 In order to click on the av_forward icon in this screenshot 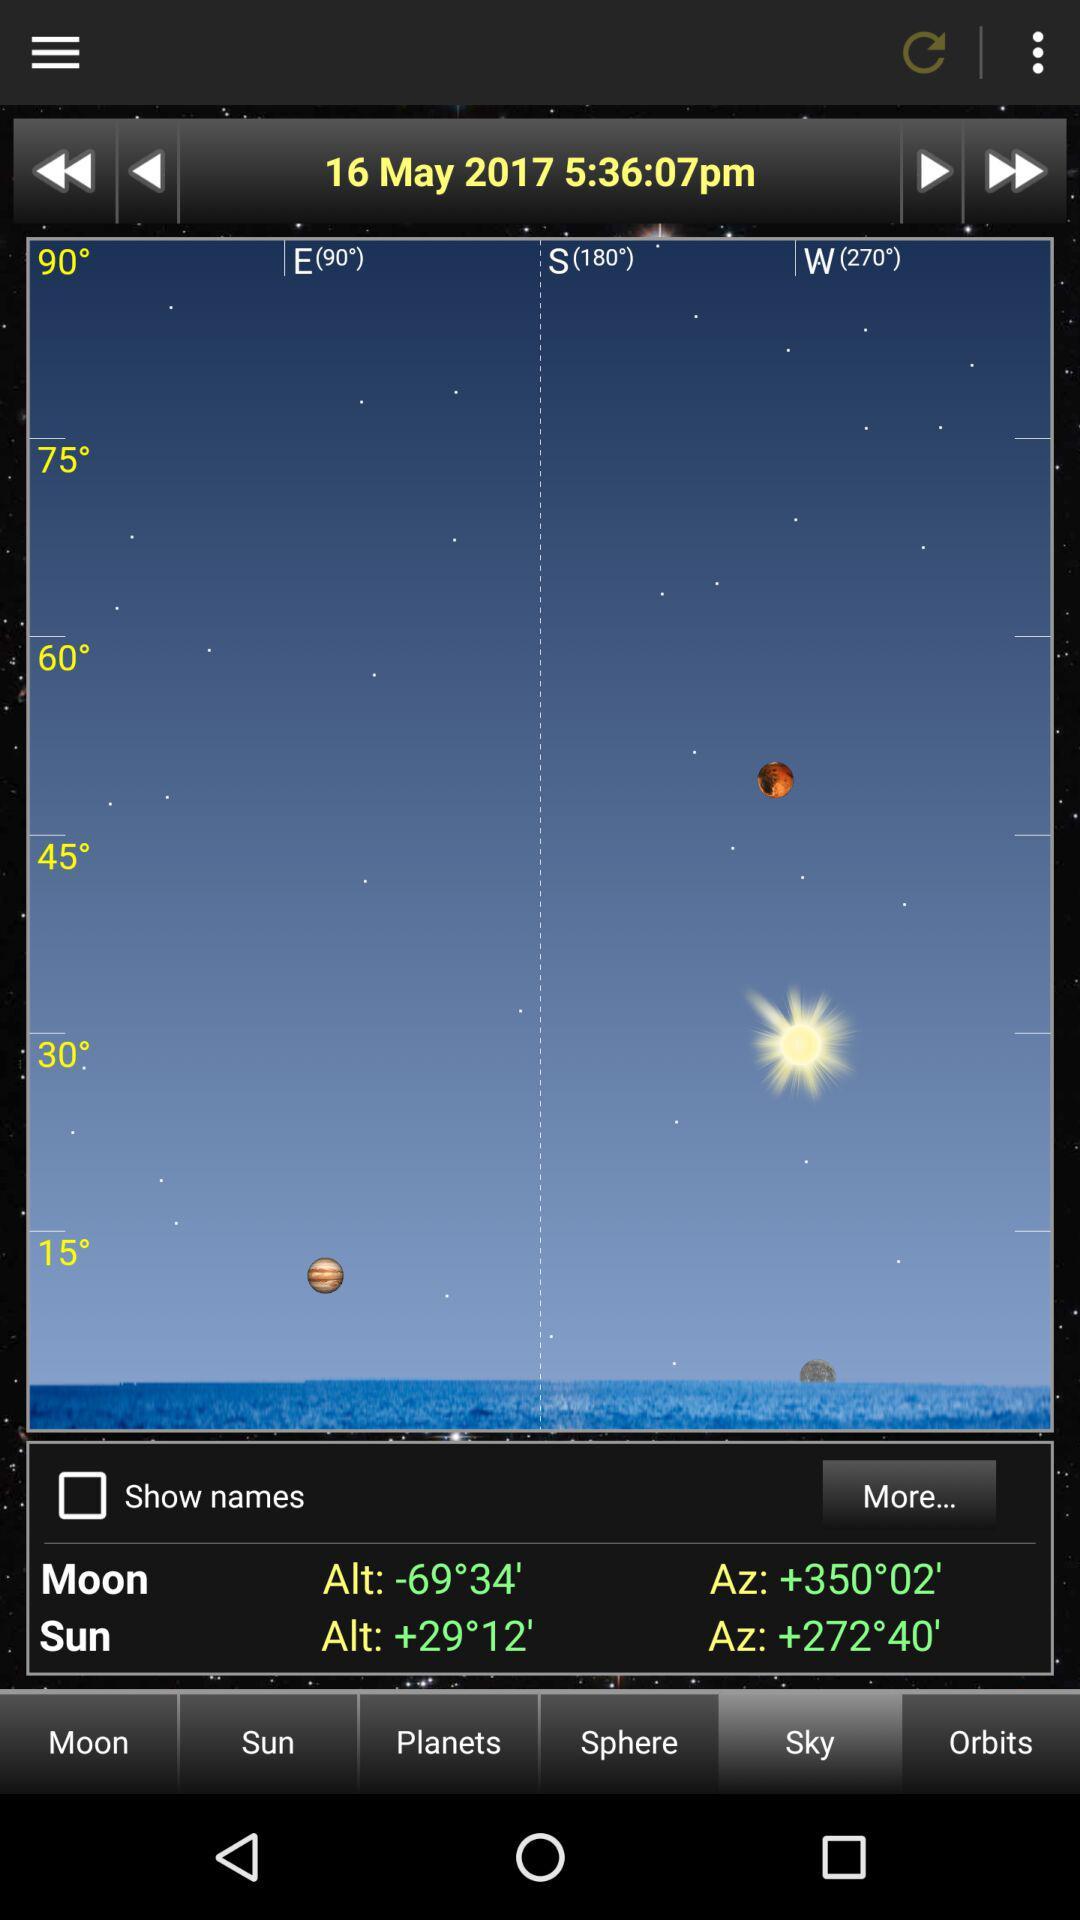, I will do `click(1015, 171)`.